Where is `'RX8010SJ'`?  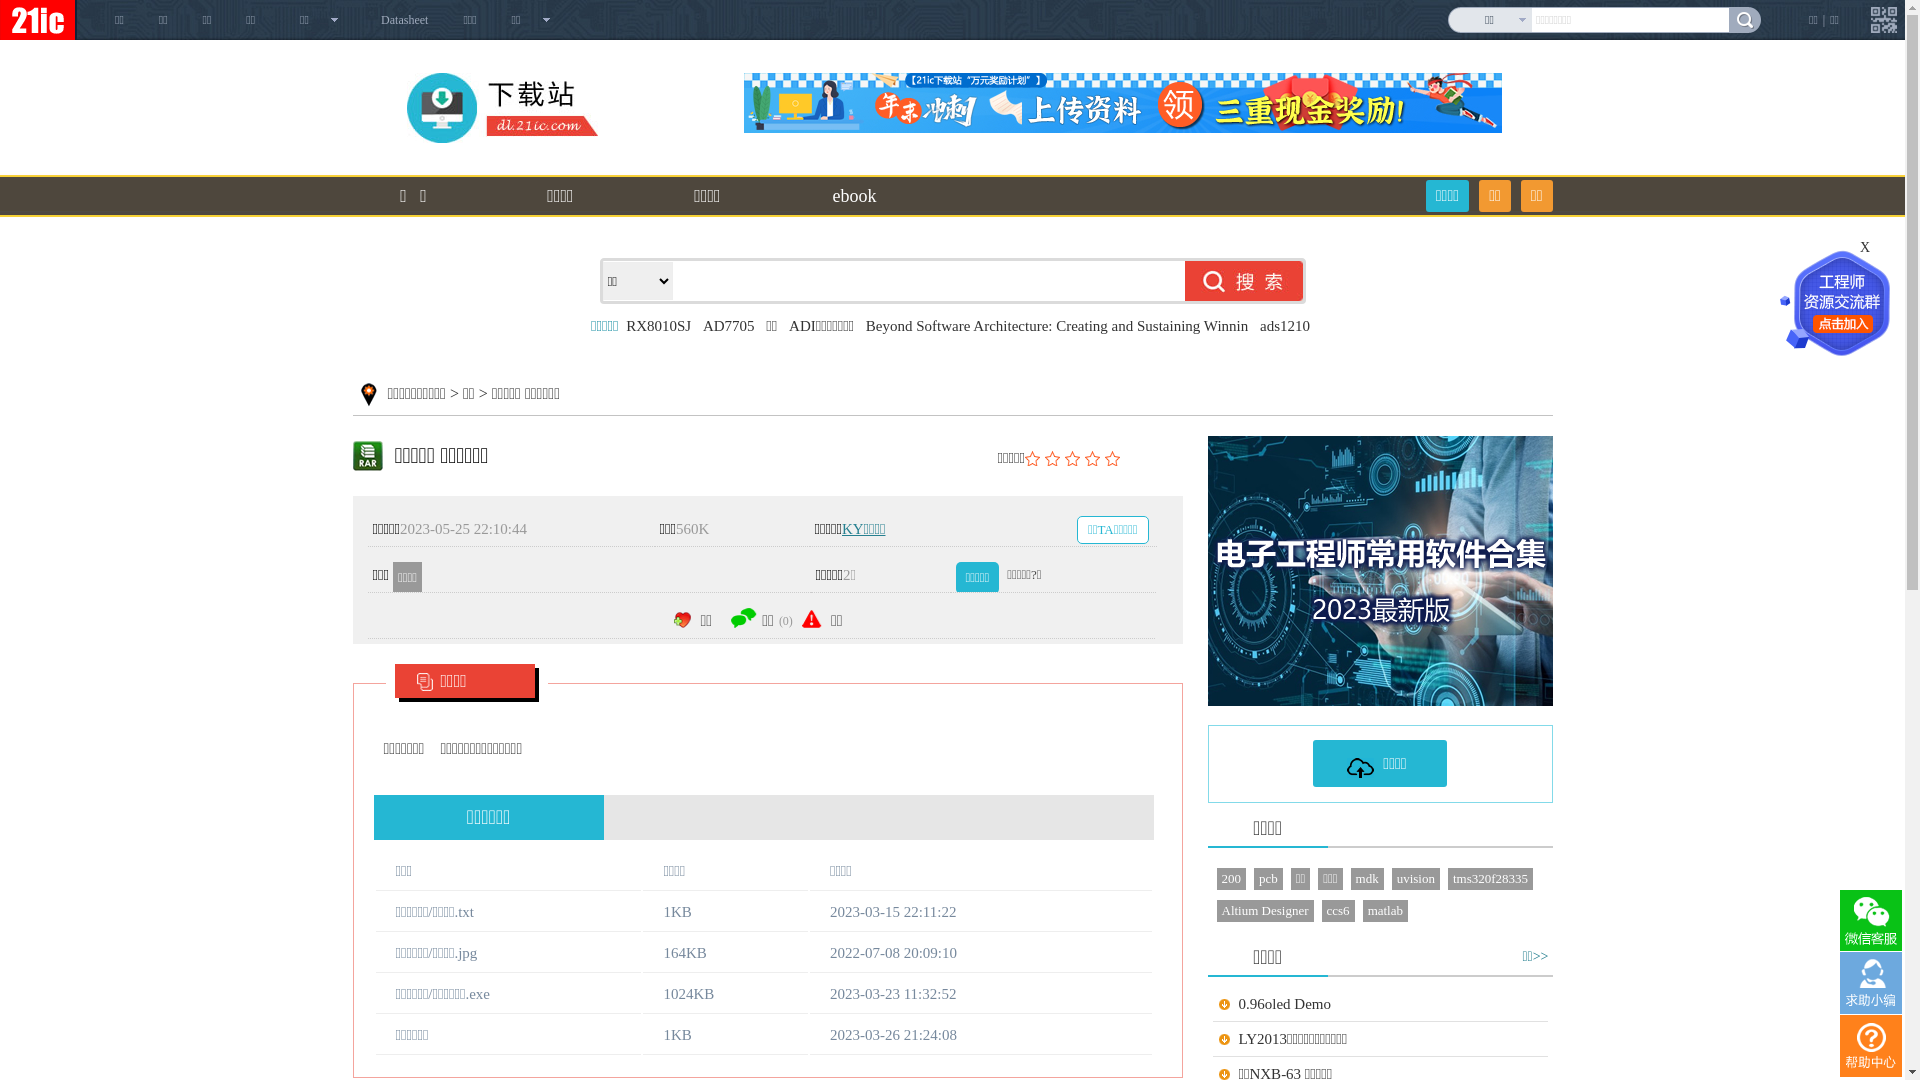
'RX8010SJ' is located at coordinates (658, 325).